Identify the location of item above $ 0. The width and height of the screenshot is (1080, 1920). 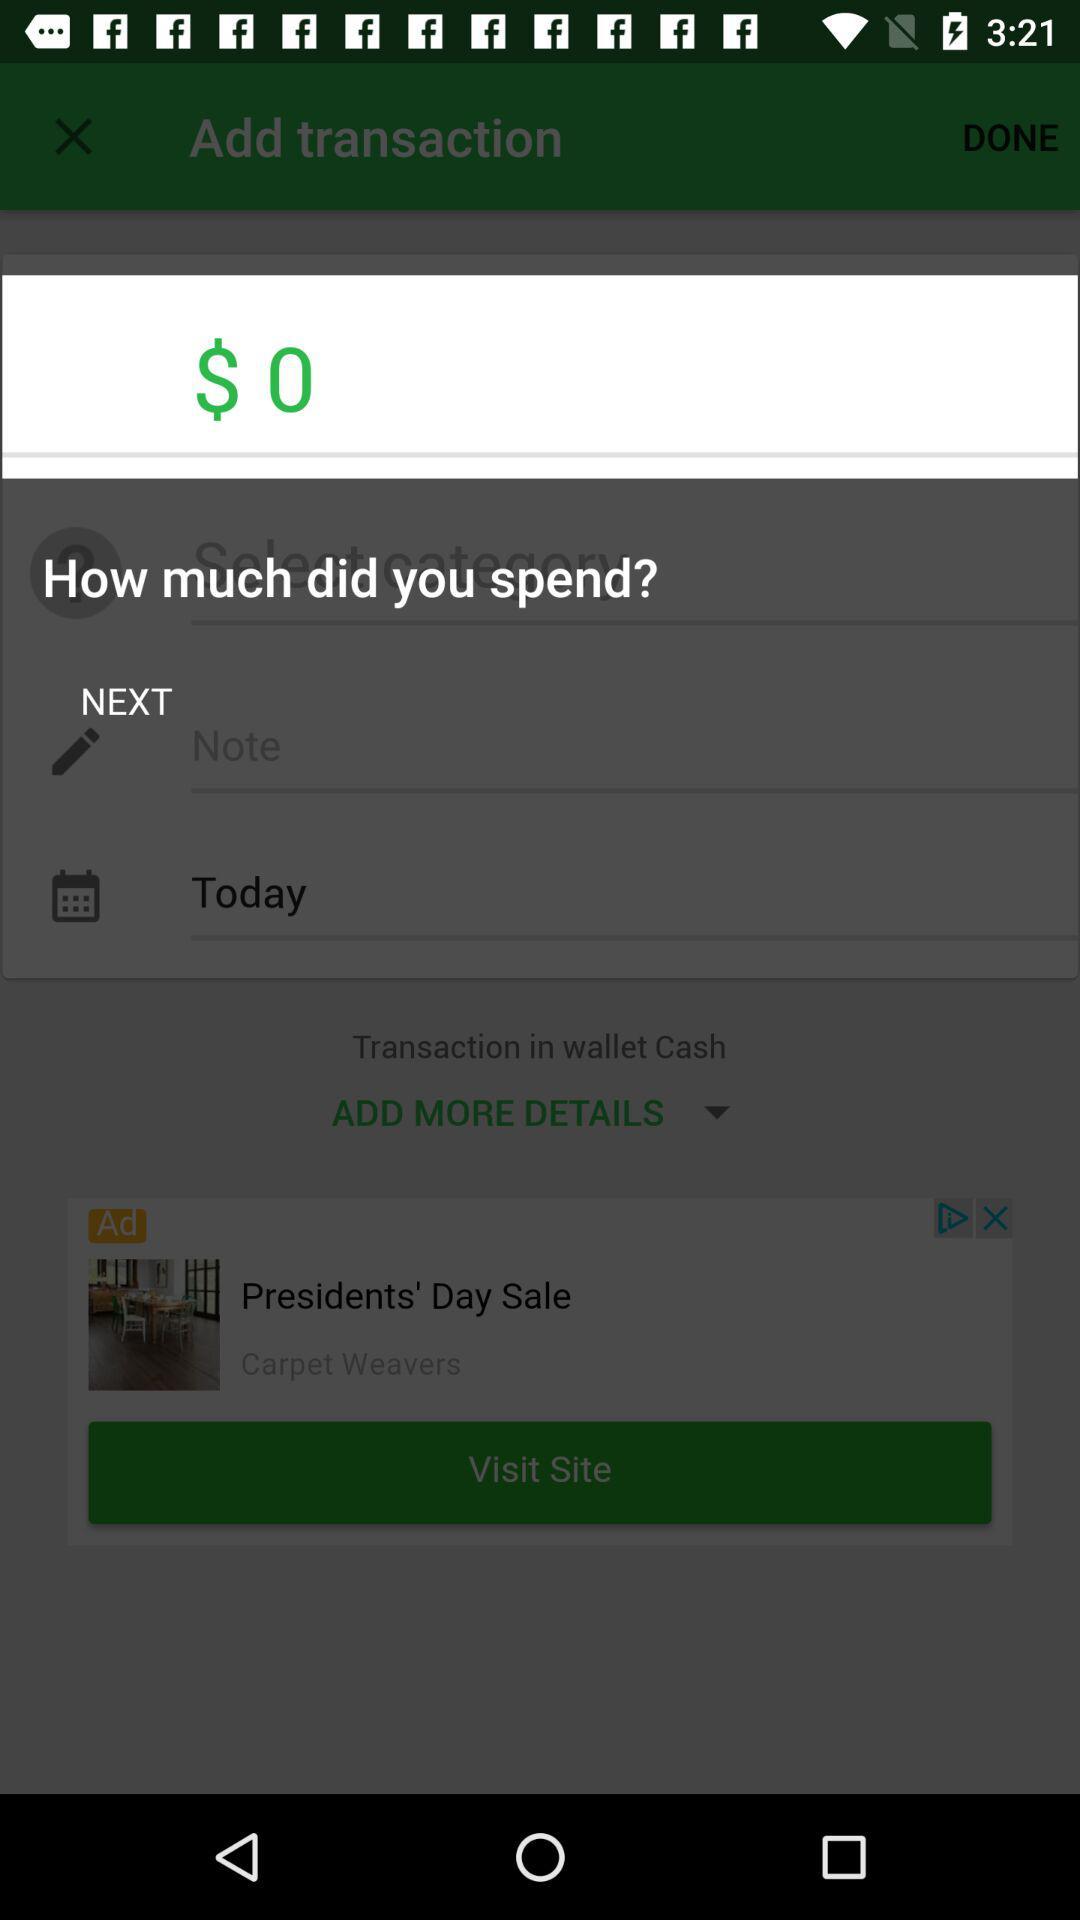
(72, 135).